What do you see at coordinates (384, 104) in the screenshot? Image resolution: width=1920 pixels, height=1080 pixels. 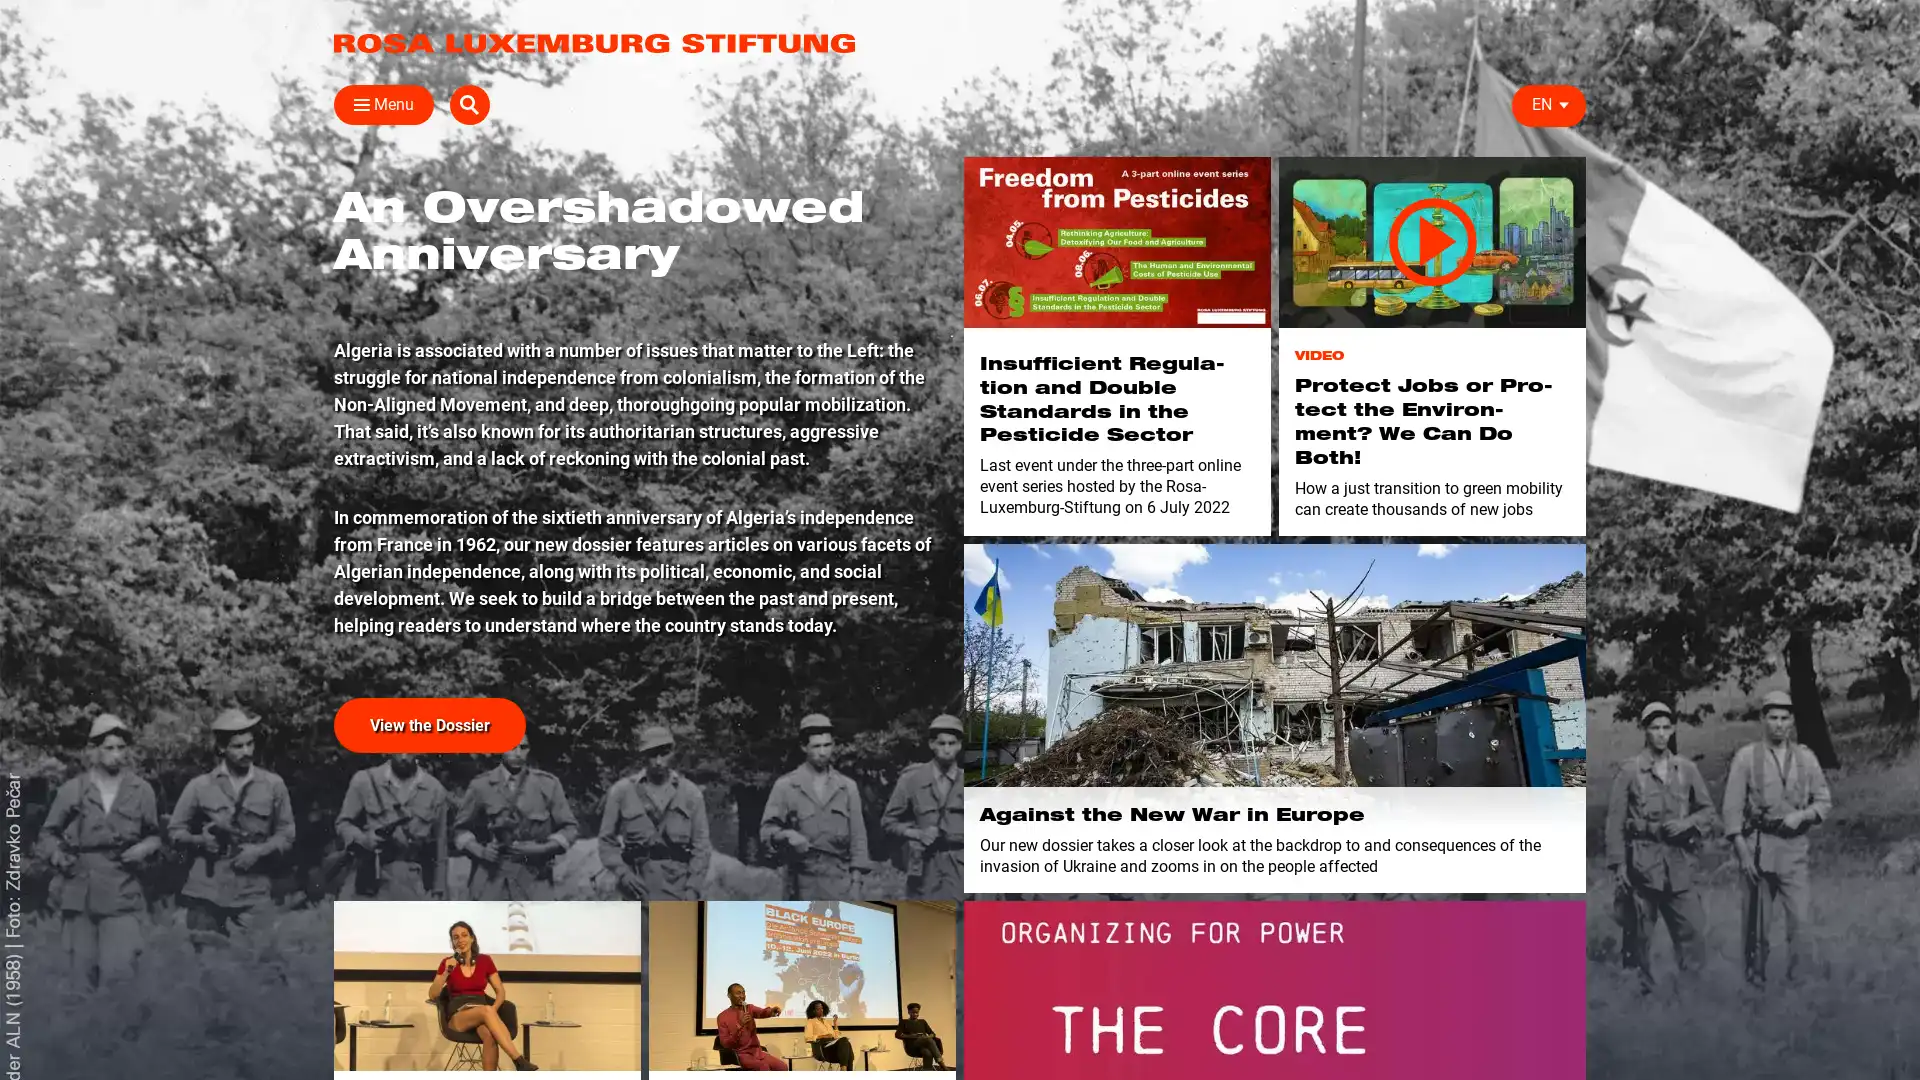 I see `Menu` at bounding box center [384, 104].